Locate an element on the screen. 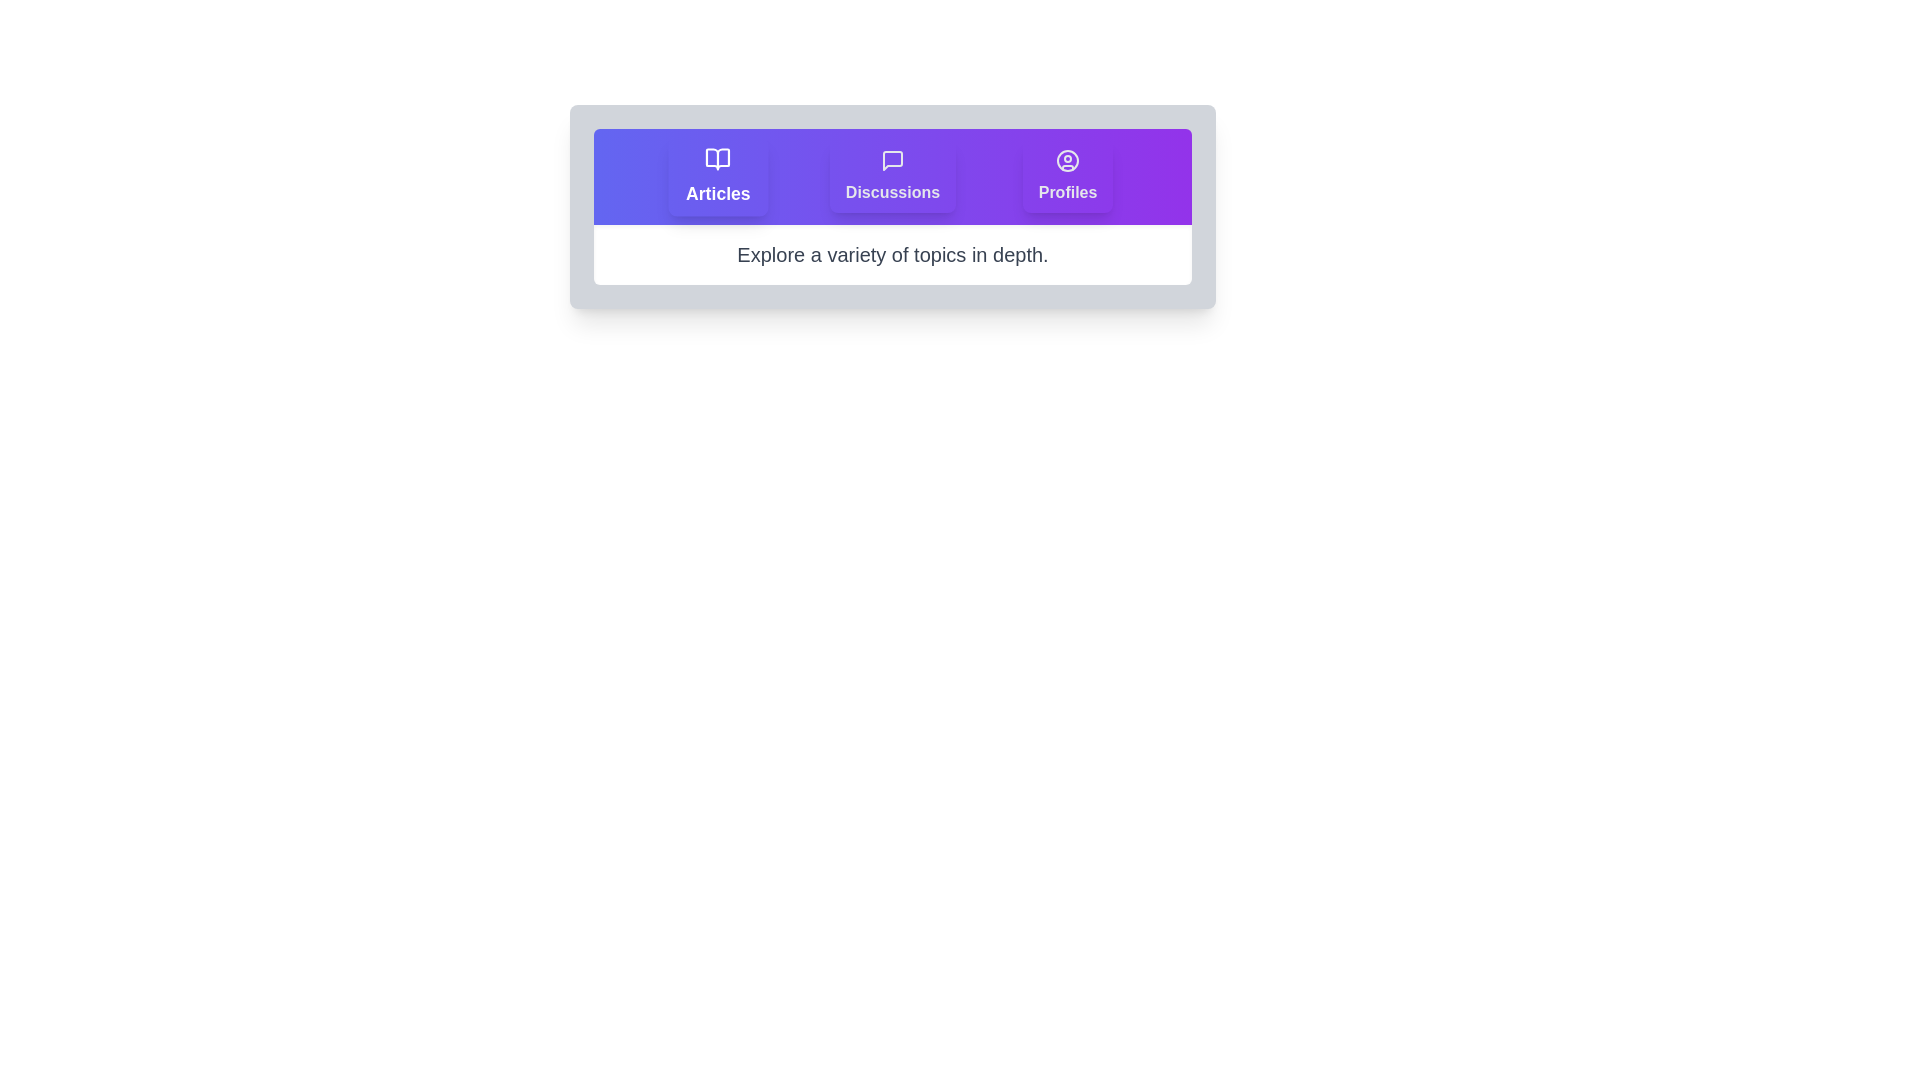 This screenshot has height=1080, width=1920. the tab labeled Articles is located at coordinates (717, 176).